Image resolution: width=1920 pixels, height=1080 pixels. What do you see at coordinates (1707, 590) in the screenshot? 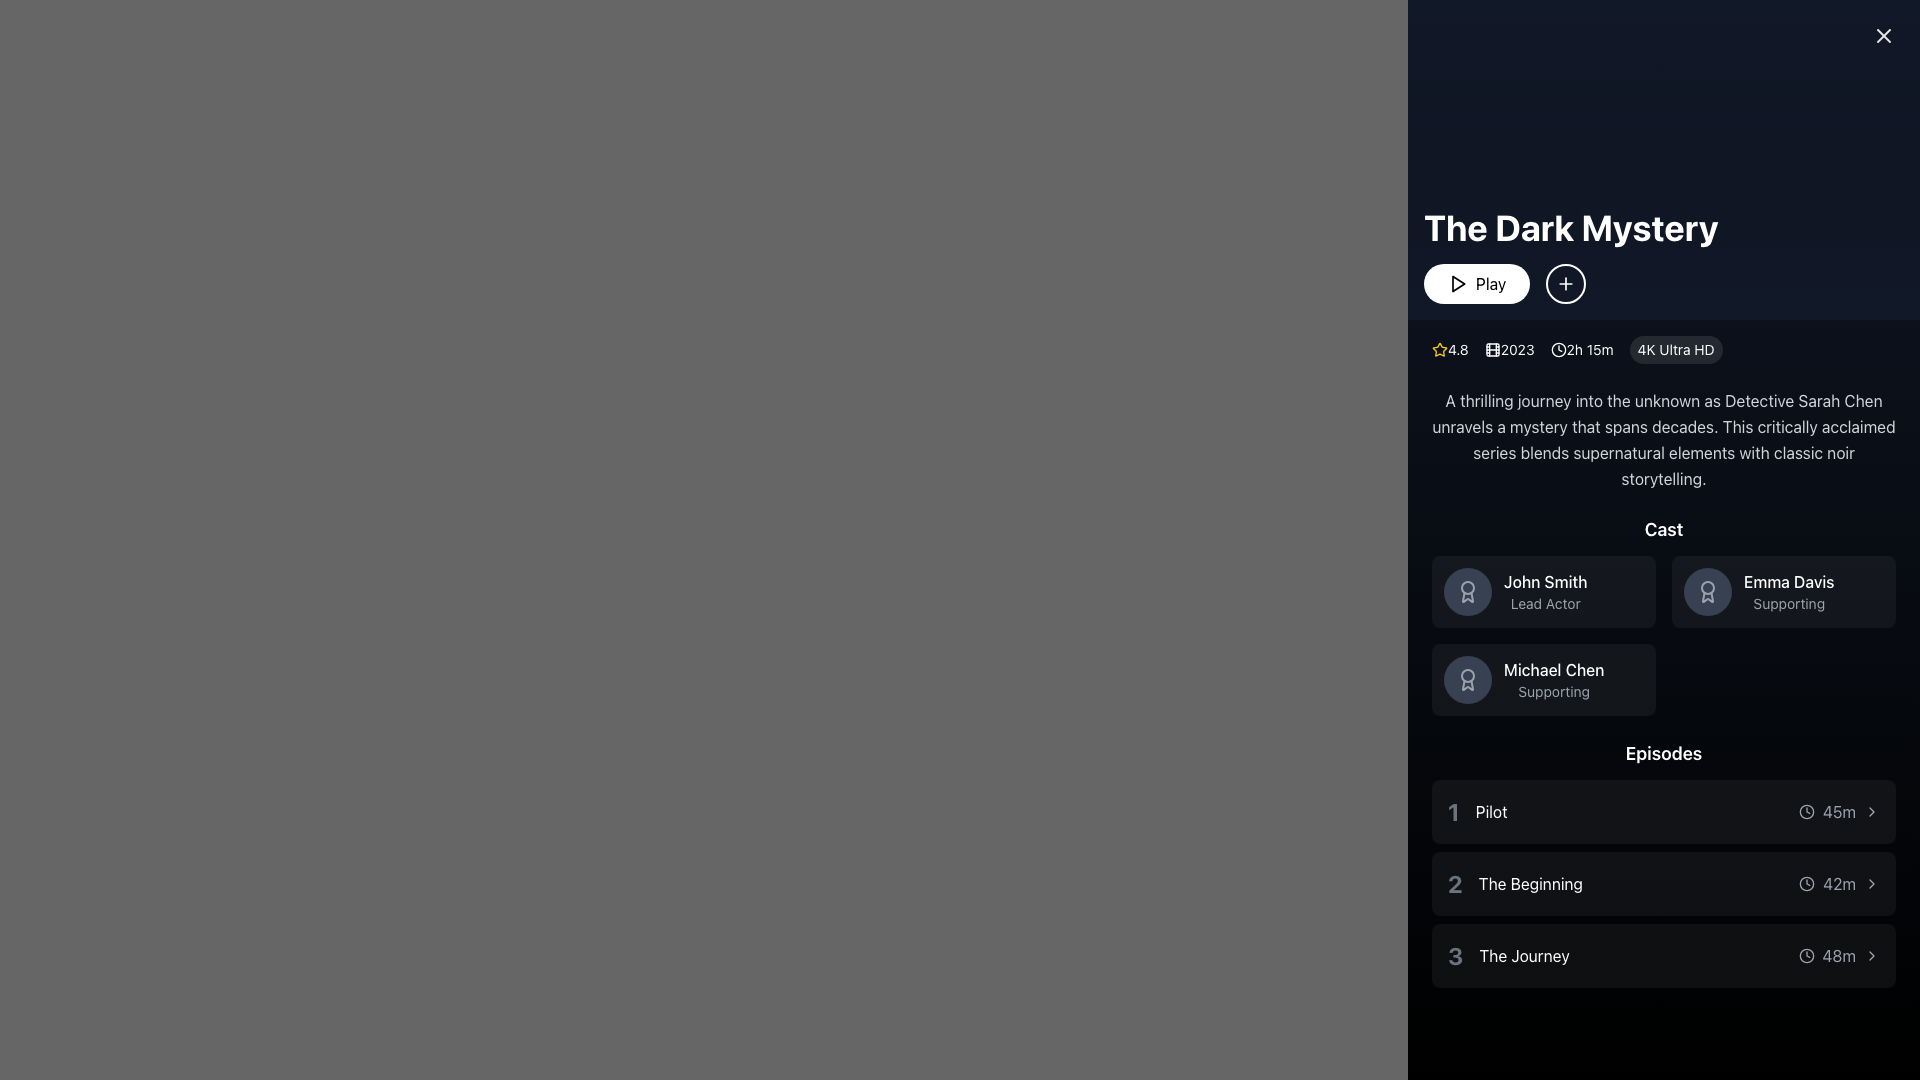
I see `the circular badge icon with a dark gray background, featuring a ribbon or medal icon, located to the left of the 'Emma Davis' text in the 'Cast' section` at bounding box center [1707, 590].